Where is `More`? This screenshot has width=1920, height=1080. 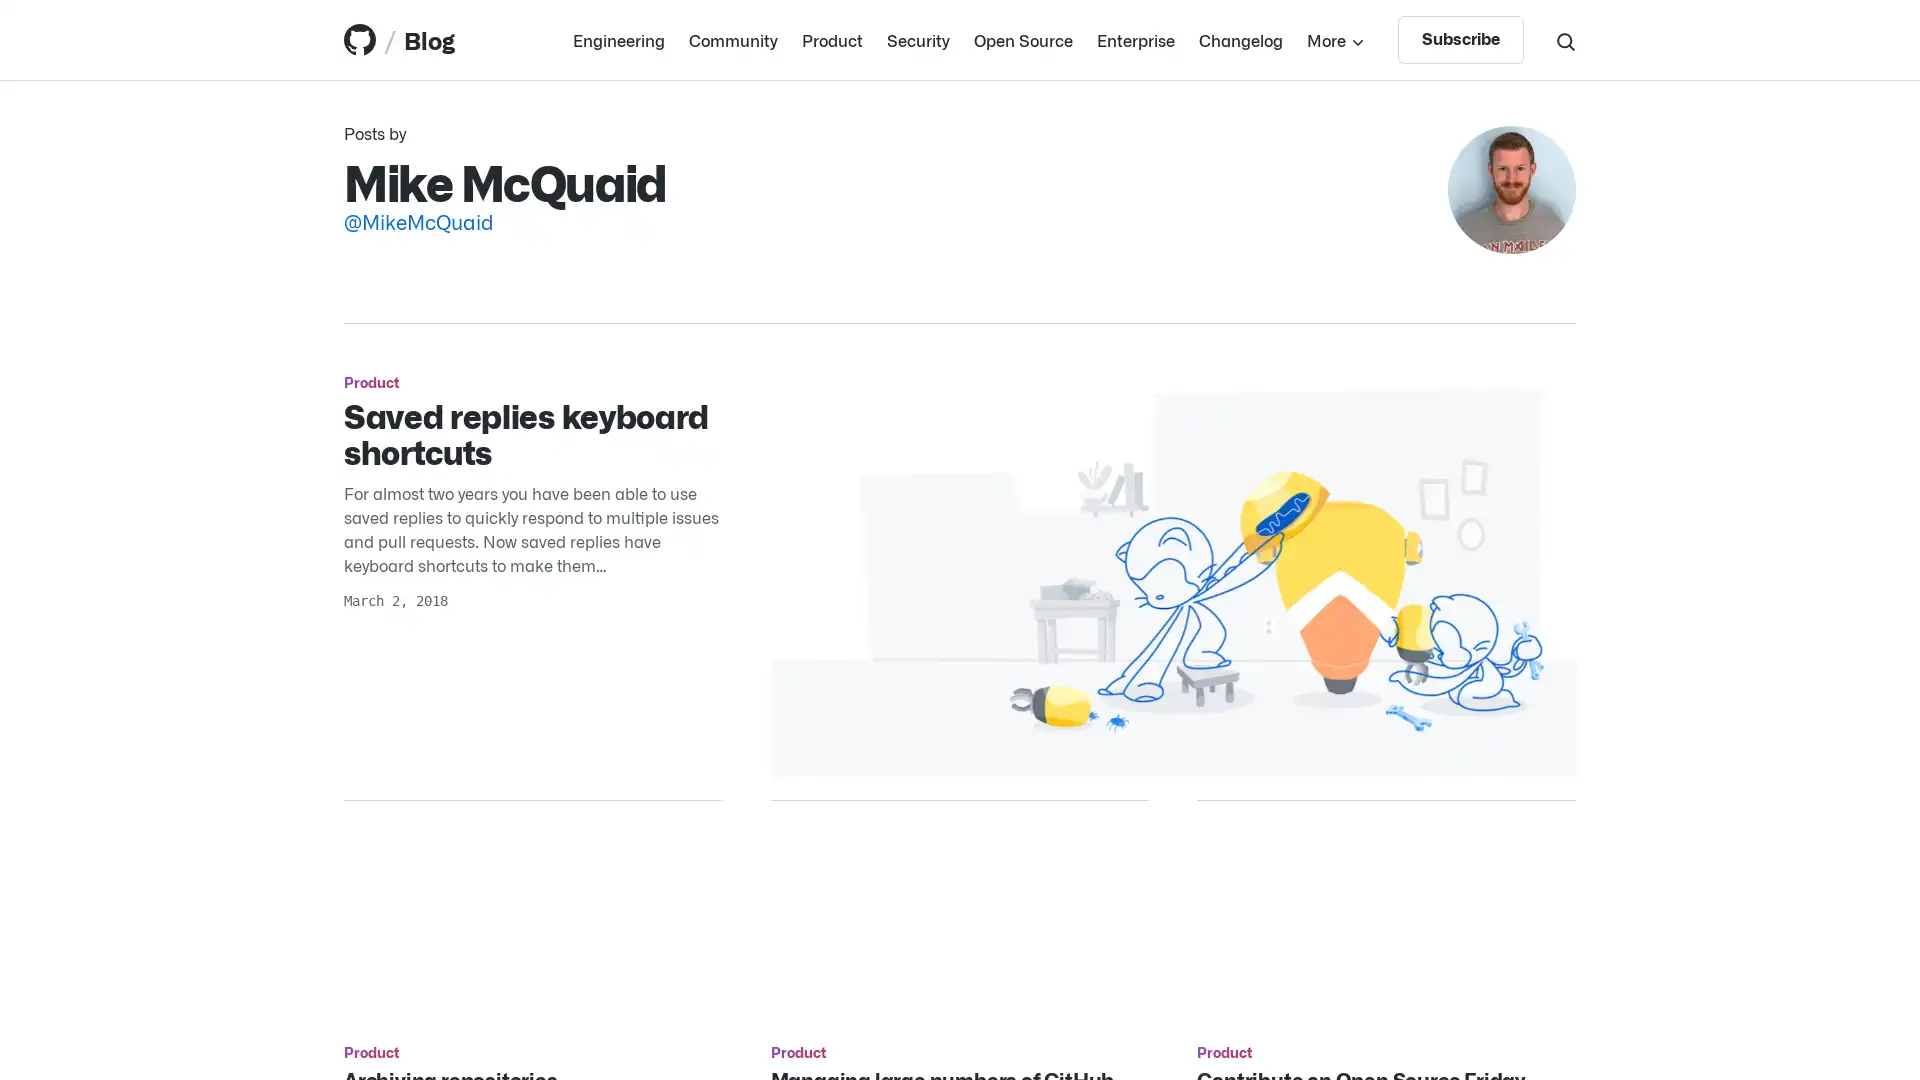 More is located at coordinates (1336, 38).